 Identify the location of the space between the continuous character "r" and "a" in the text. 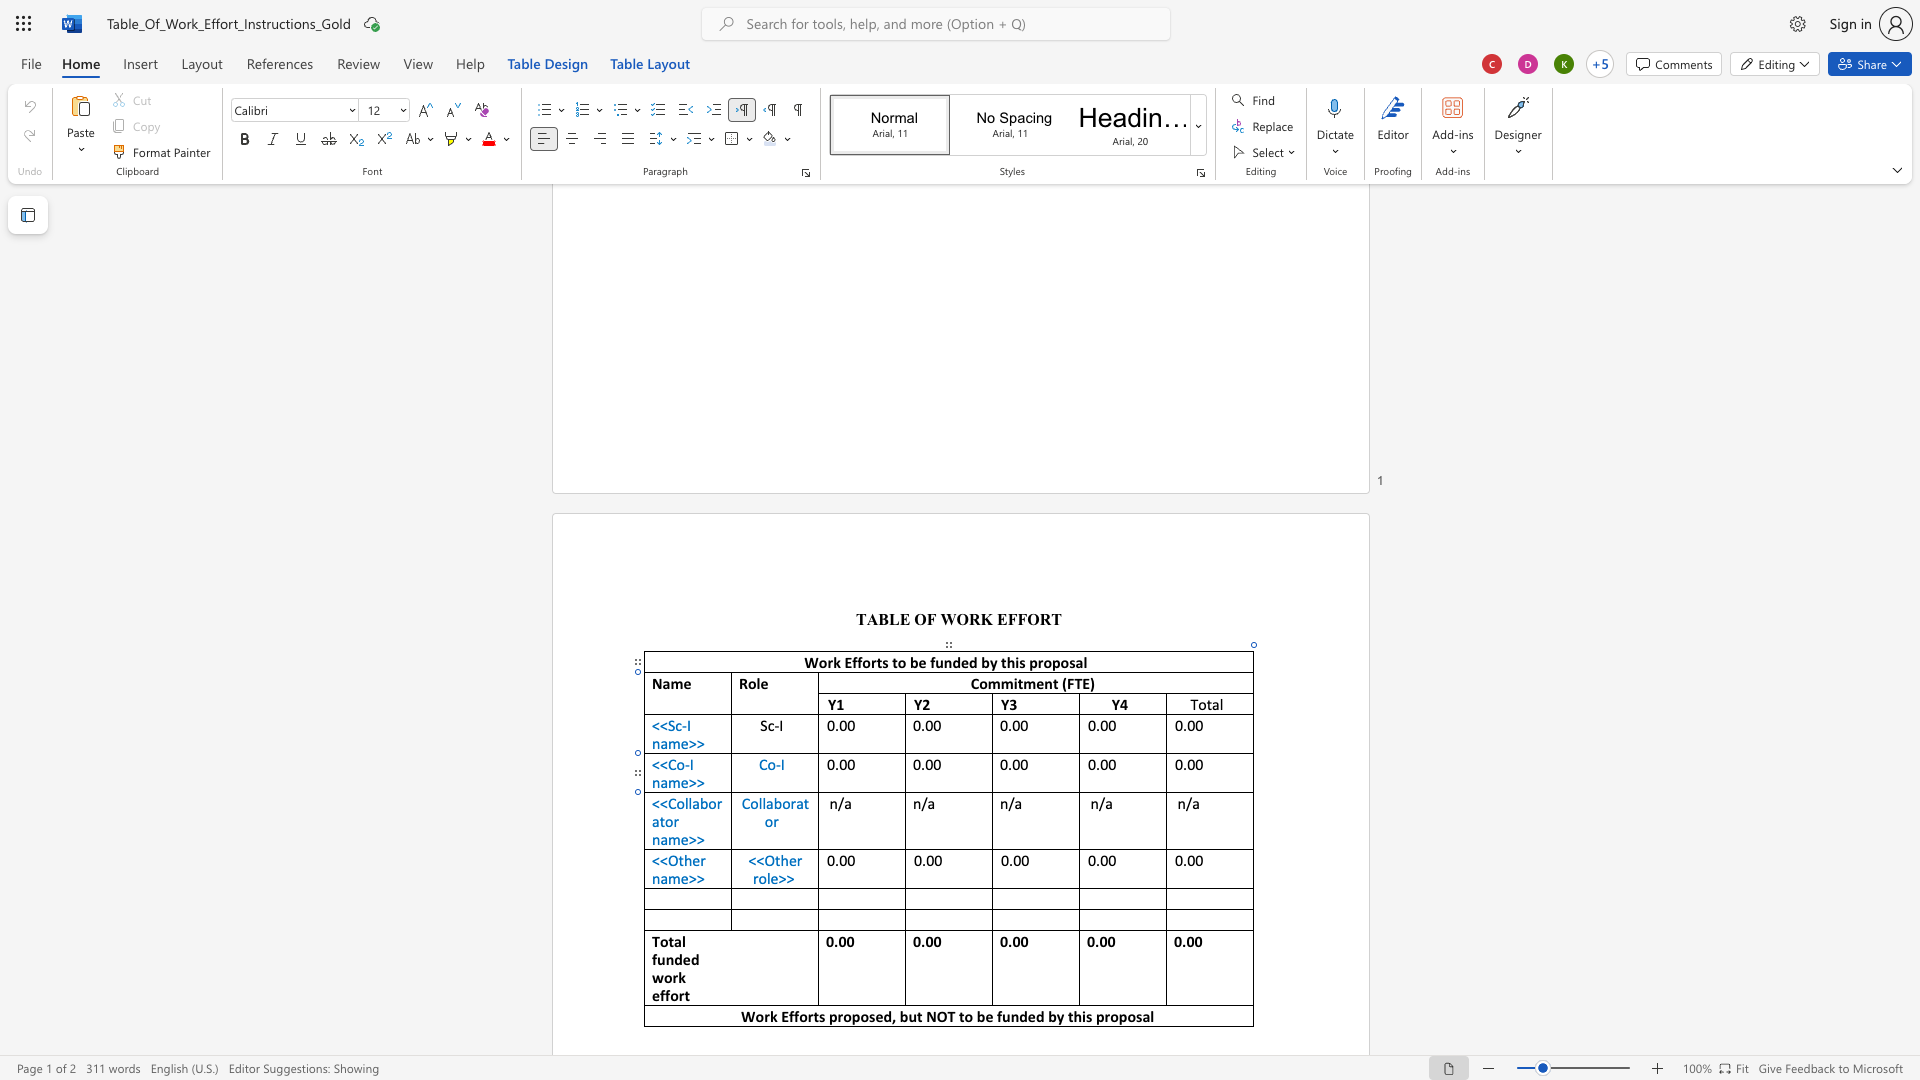
(795, 802).